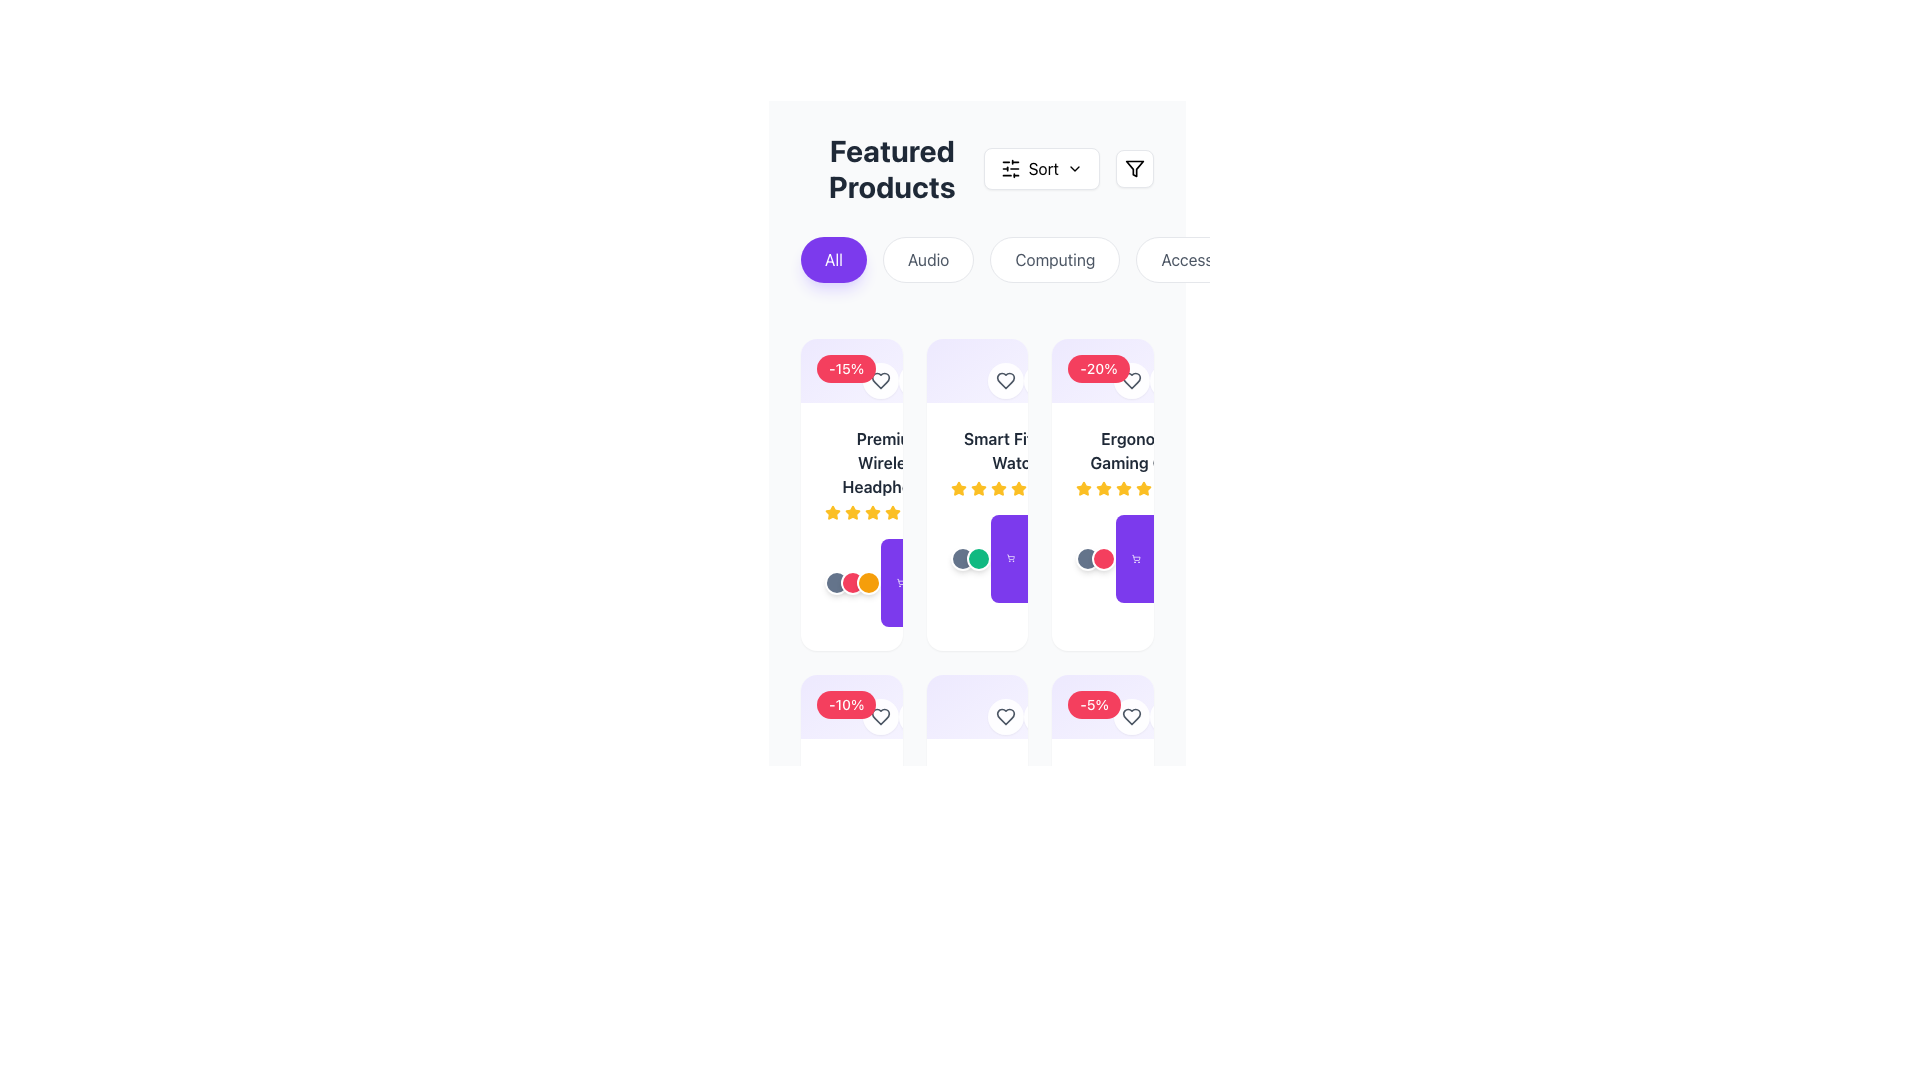 Image resolution: width=1920 pixels, height=1080 pixels. What do you see at coordinates (1016, 451) in the screenshot?
I see `the product name Text label located in the first row and second column of the product listing grid` at bounding box center [1016, 451].